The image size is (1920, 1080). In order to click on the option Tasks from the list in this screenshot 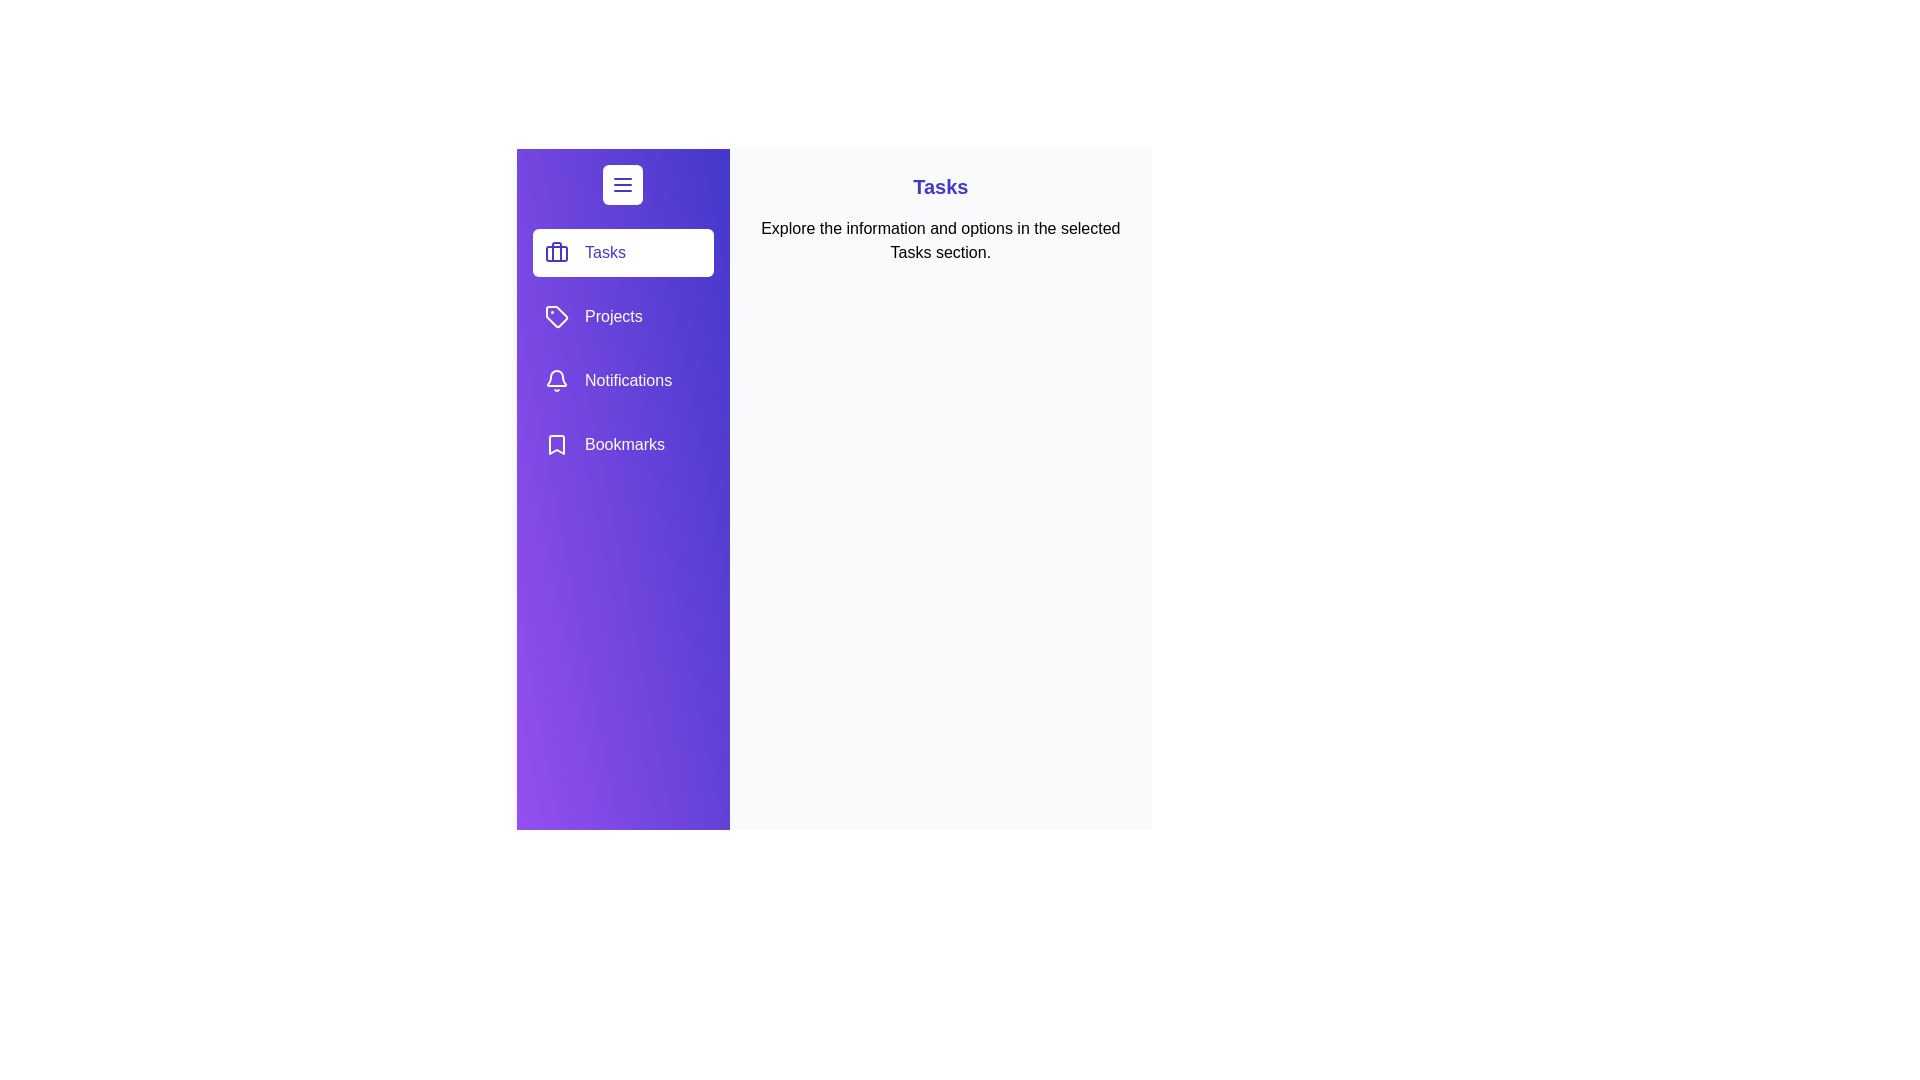, I will do `click(622, 252)`.